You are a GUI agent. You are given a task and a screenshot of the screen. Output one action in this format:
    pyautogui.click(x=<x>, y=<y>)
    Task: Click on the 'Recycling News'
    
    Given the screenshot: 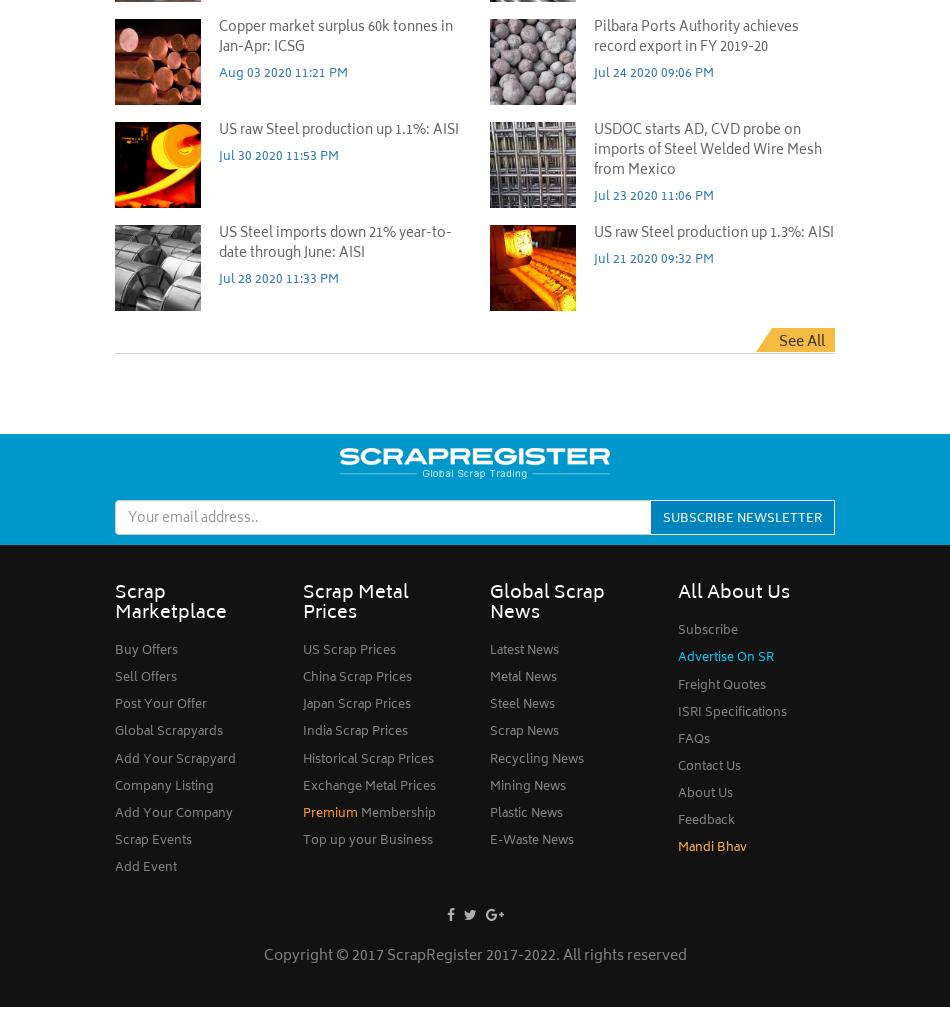 What is the action you would take?
    pyautogui.click(x=537, y=758)
    